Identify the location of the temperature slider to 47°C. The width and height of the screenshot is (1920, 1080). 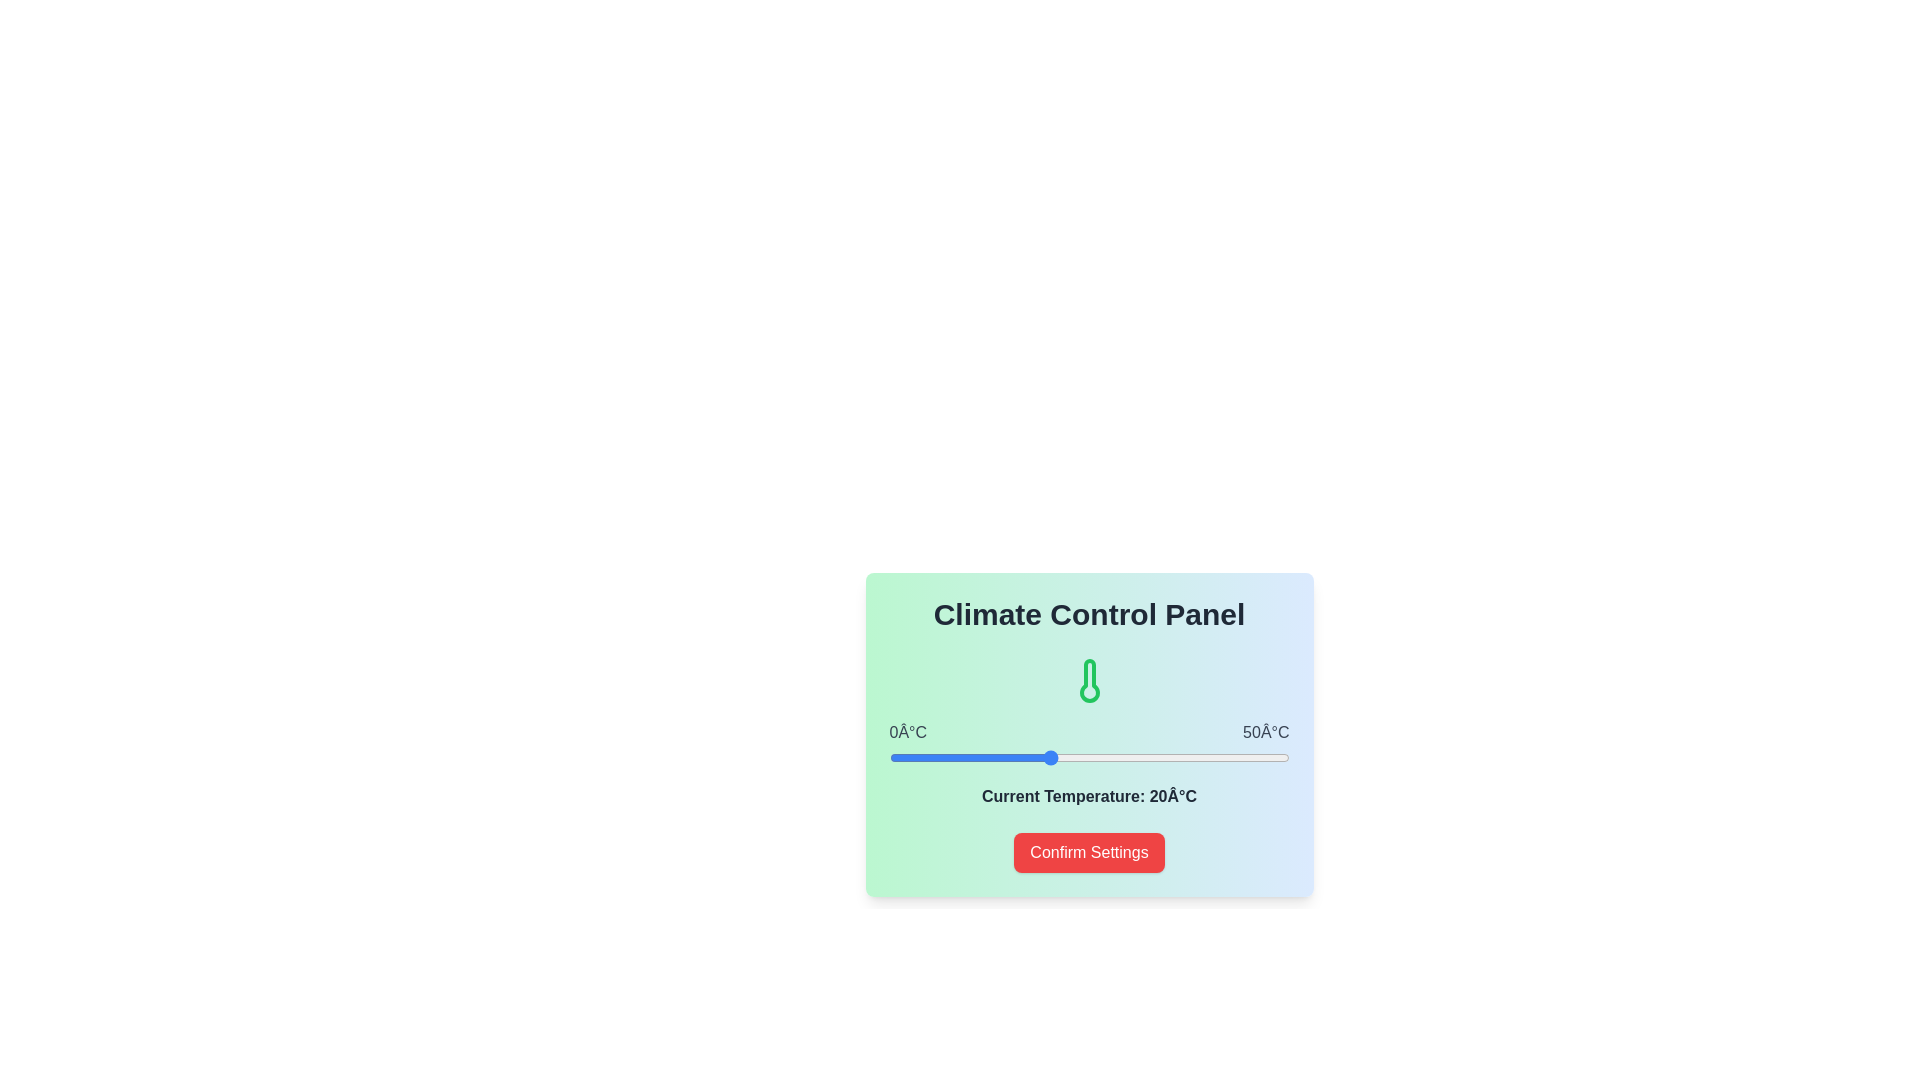
(1264, 758).